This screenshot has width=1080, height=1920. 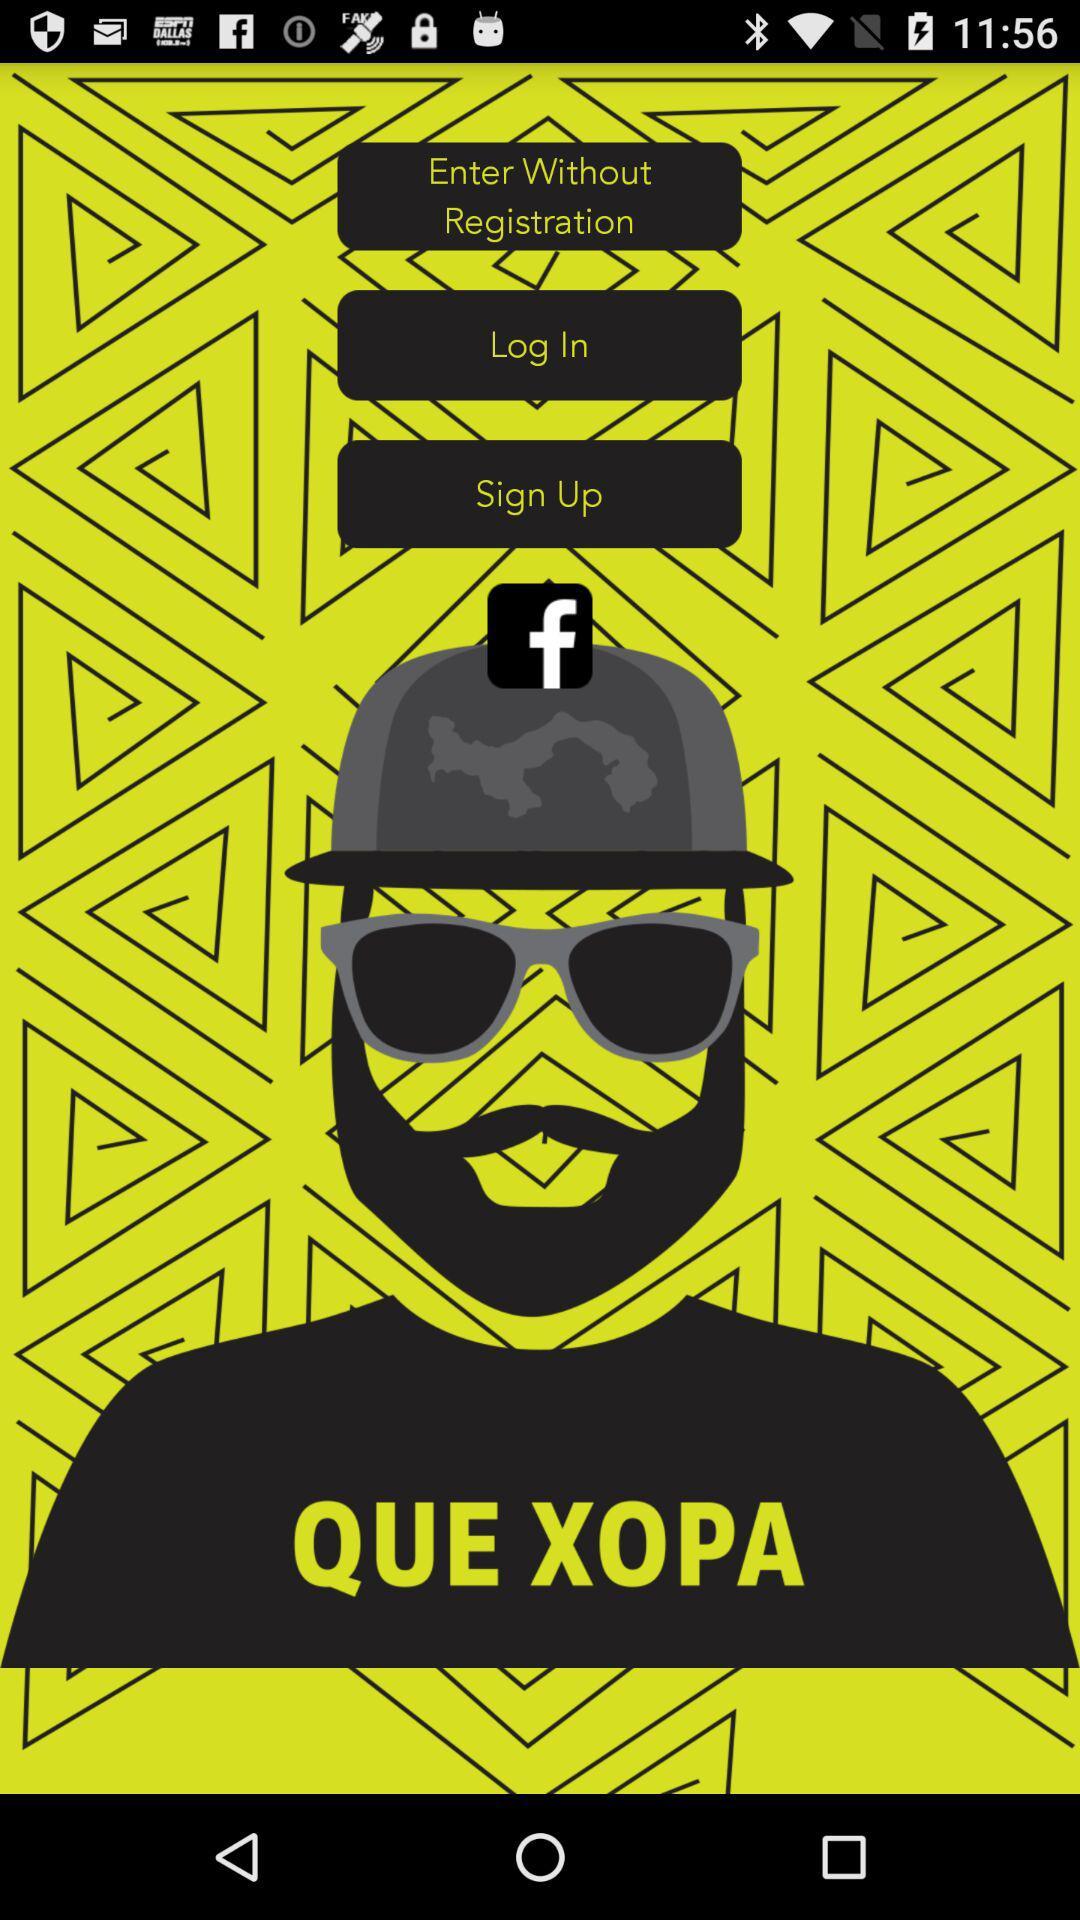 What do you see at coordinates (540, 634) in the screenshot?
I see `face book log in button` at bounding box center [540, 634].